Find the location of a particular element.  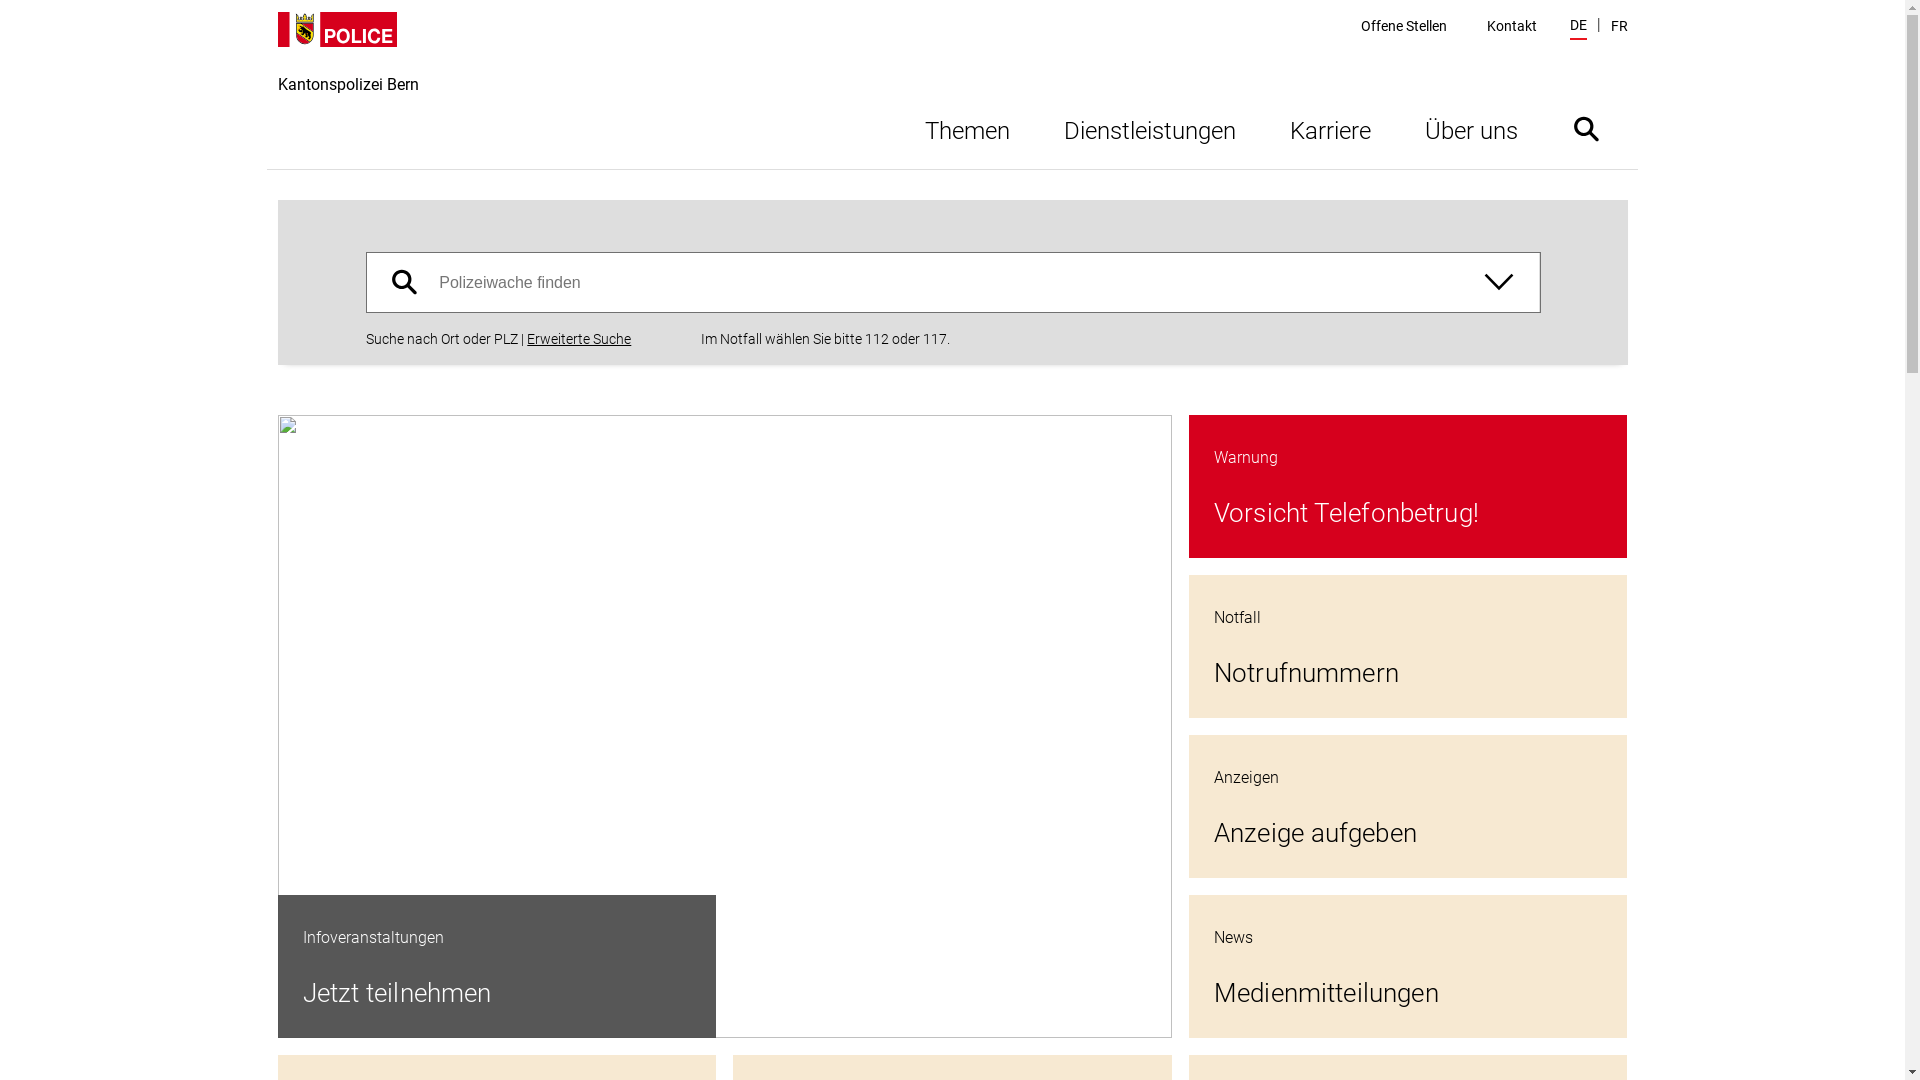

'Offene Stellen' is located at coordinates (1402, 26).